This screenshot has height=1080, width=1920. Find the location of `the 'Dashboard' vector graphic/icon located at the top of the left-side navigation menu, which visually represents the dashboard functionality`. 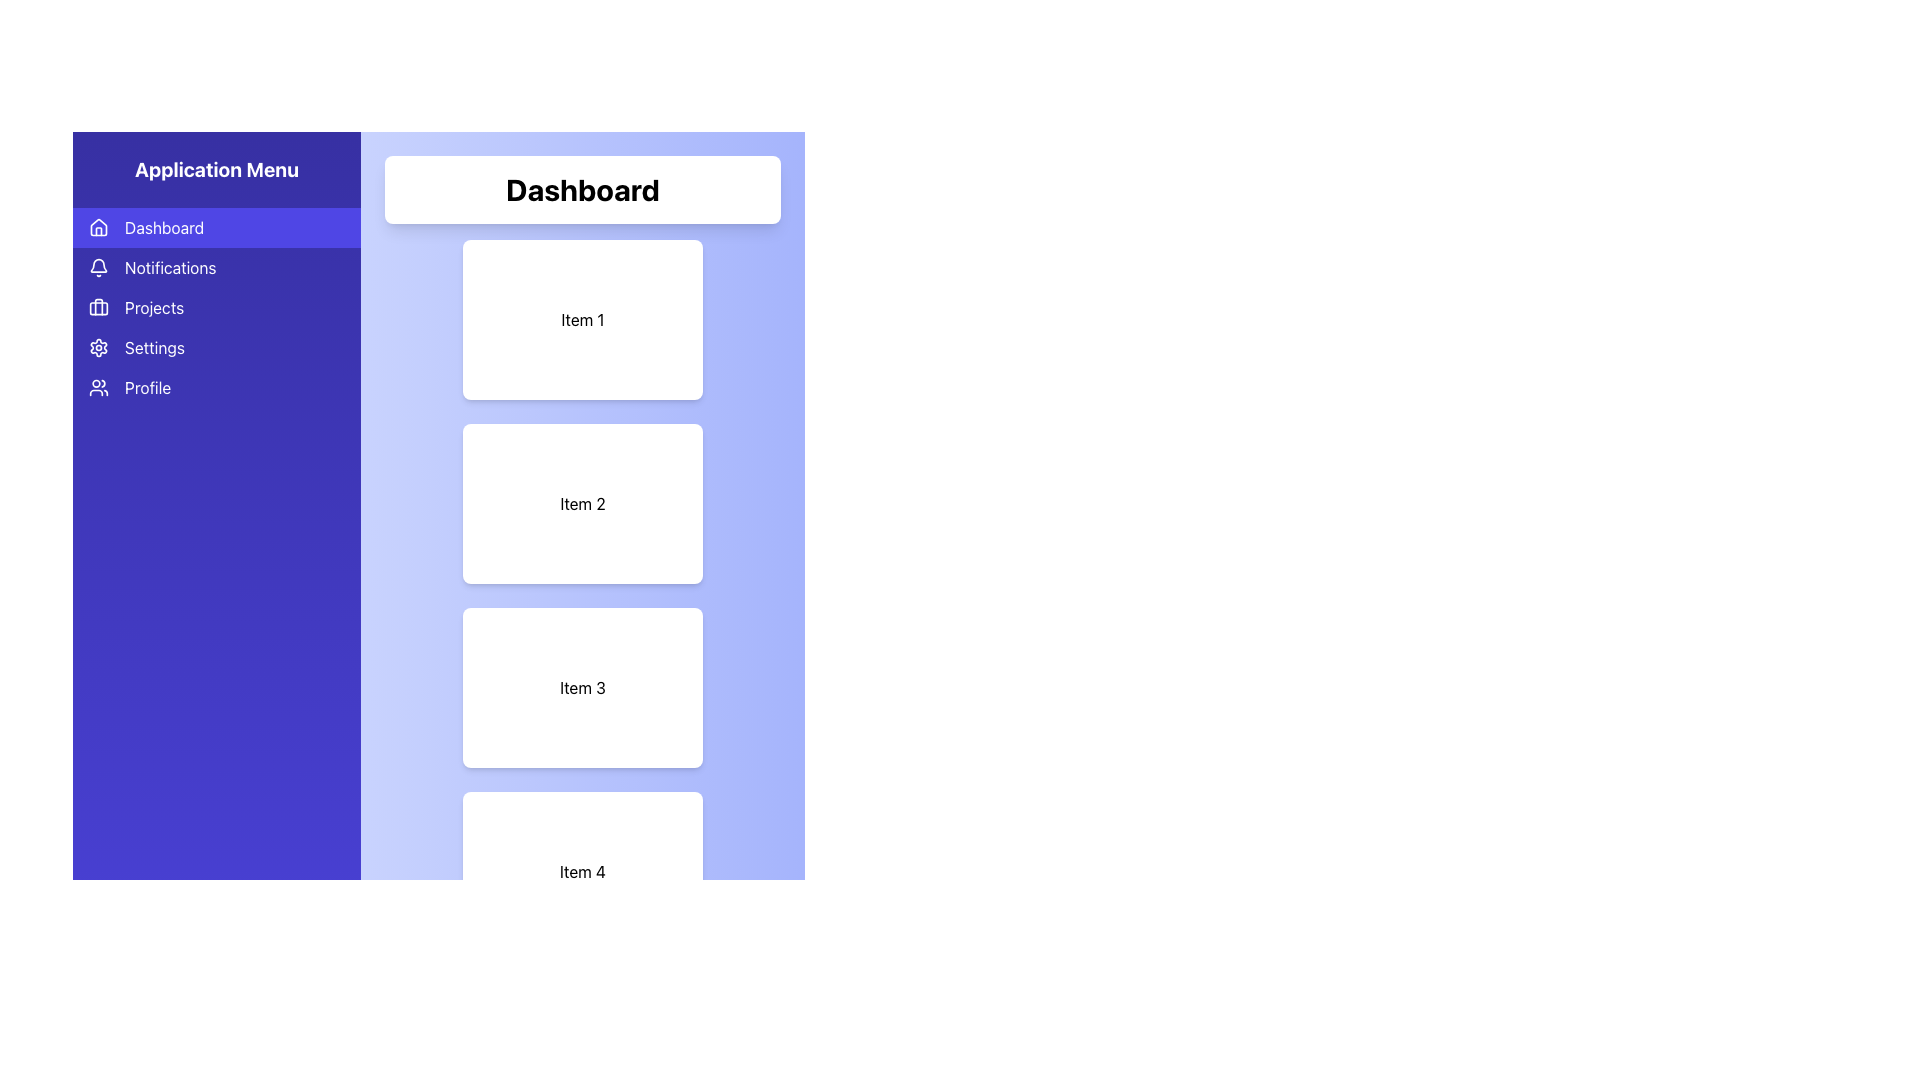

the 'Dashboard' vector graphic/icon located at the top of the left-side navigation menu, which visually represents the dashboard functionality is located at coordinates (98, 226).